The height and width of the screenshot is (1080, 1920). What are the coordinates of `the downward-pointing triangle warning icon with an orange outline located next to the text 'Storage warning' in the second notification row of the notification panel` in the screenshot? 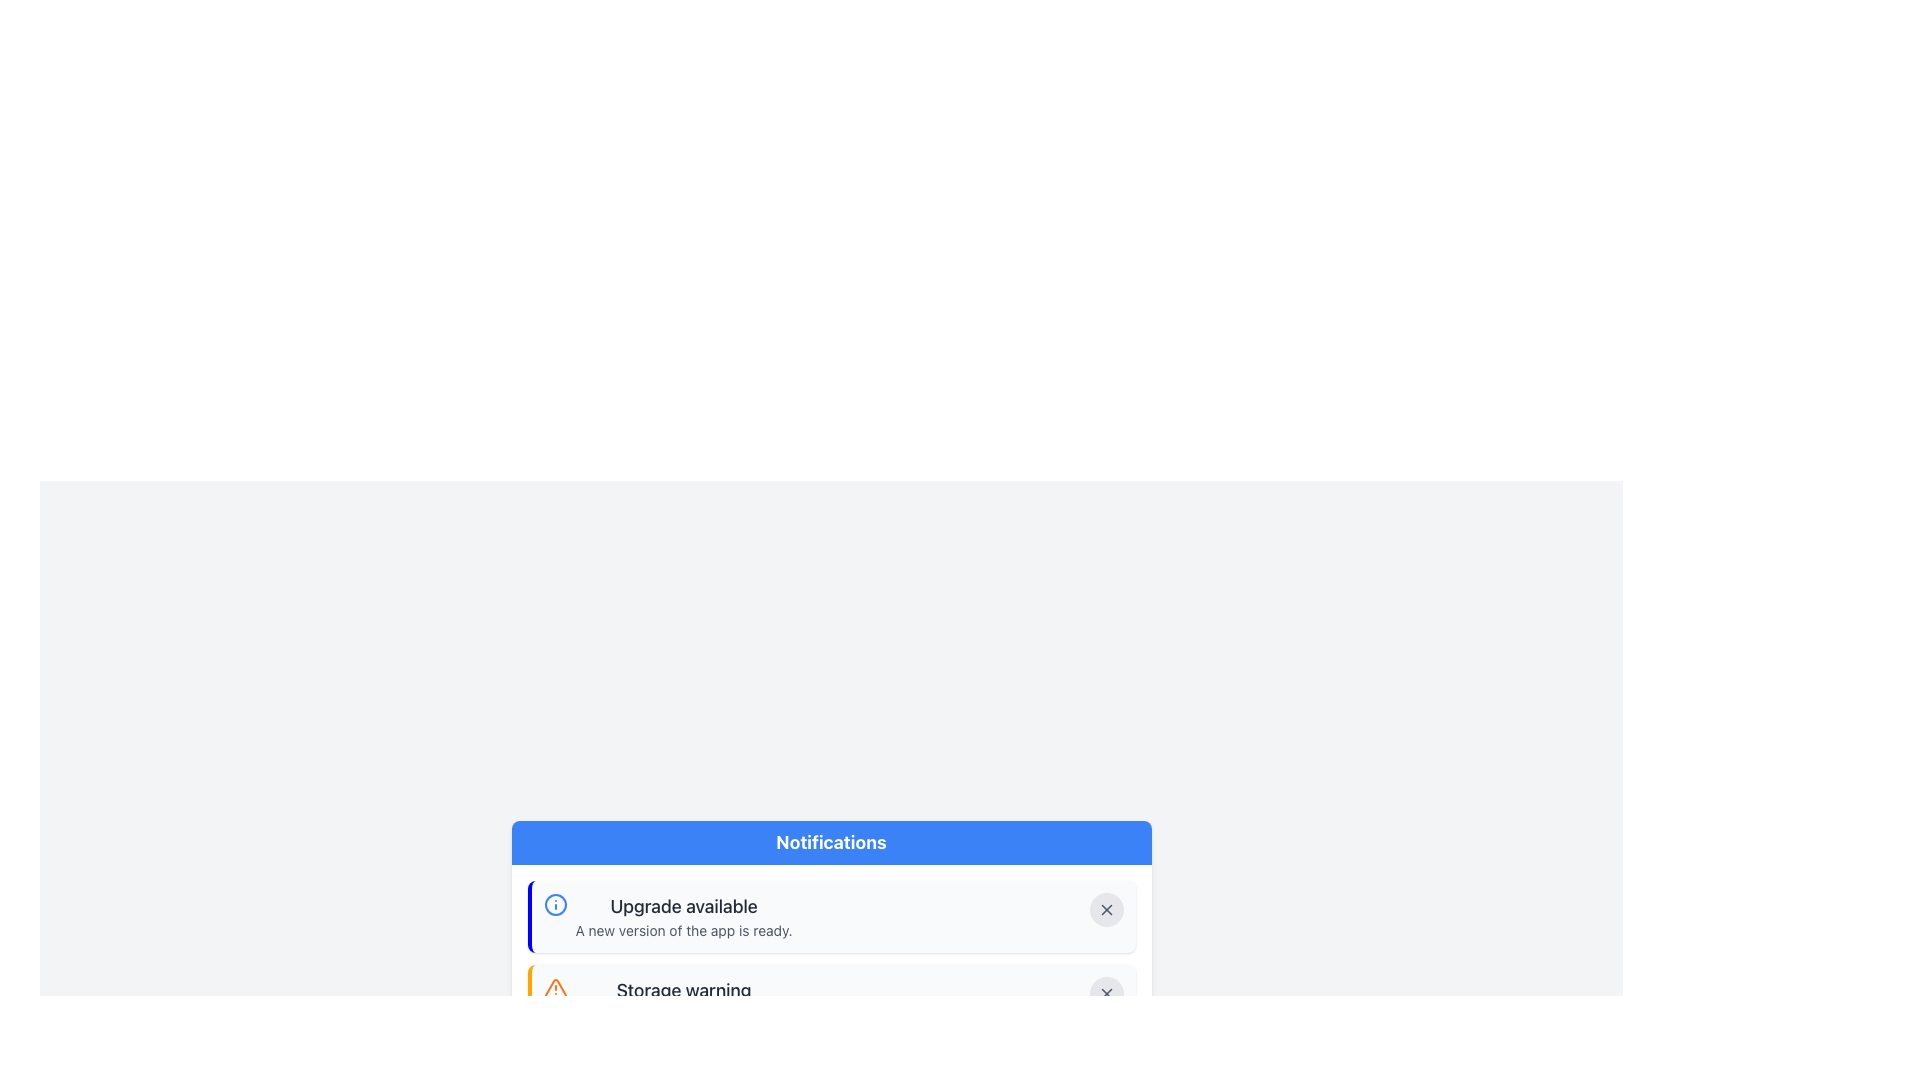 It's located at (555, 987).